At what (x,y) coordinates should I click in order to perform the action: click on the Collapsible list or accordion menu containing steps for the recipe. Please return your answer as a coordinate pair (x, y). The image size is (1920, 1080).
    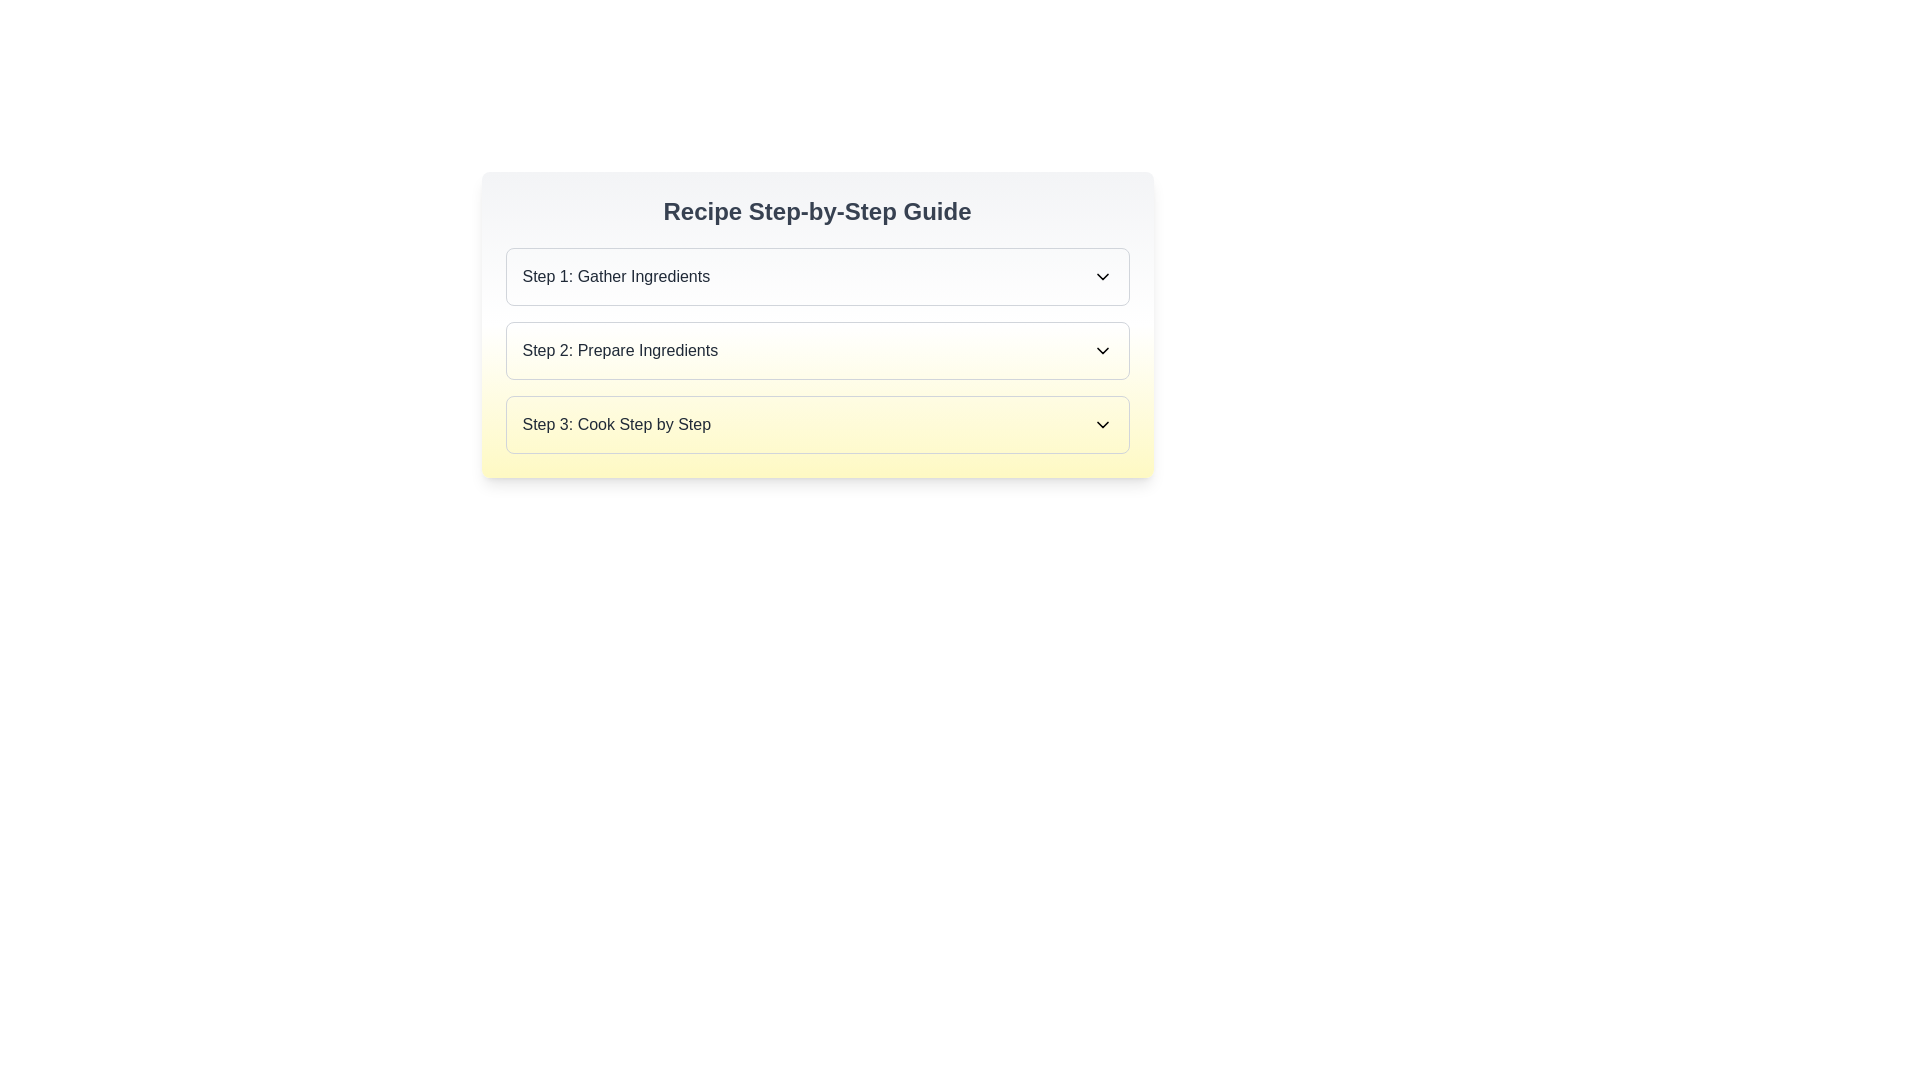
    Looking at the image, I should click on (817, 323).